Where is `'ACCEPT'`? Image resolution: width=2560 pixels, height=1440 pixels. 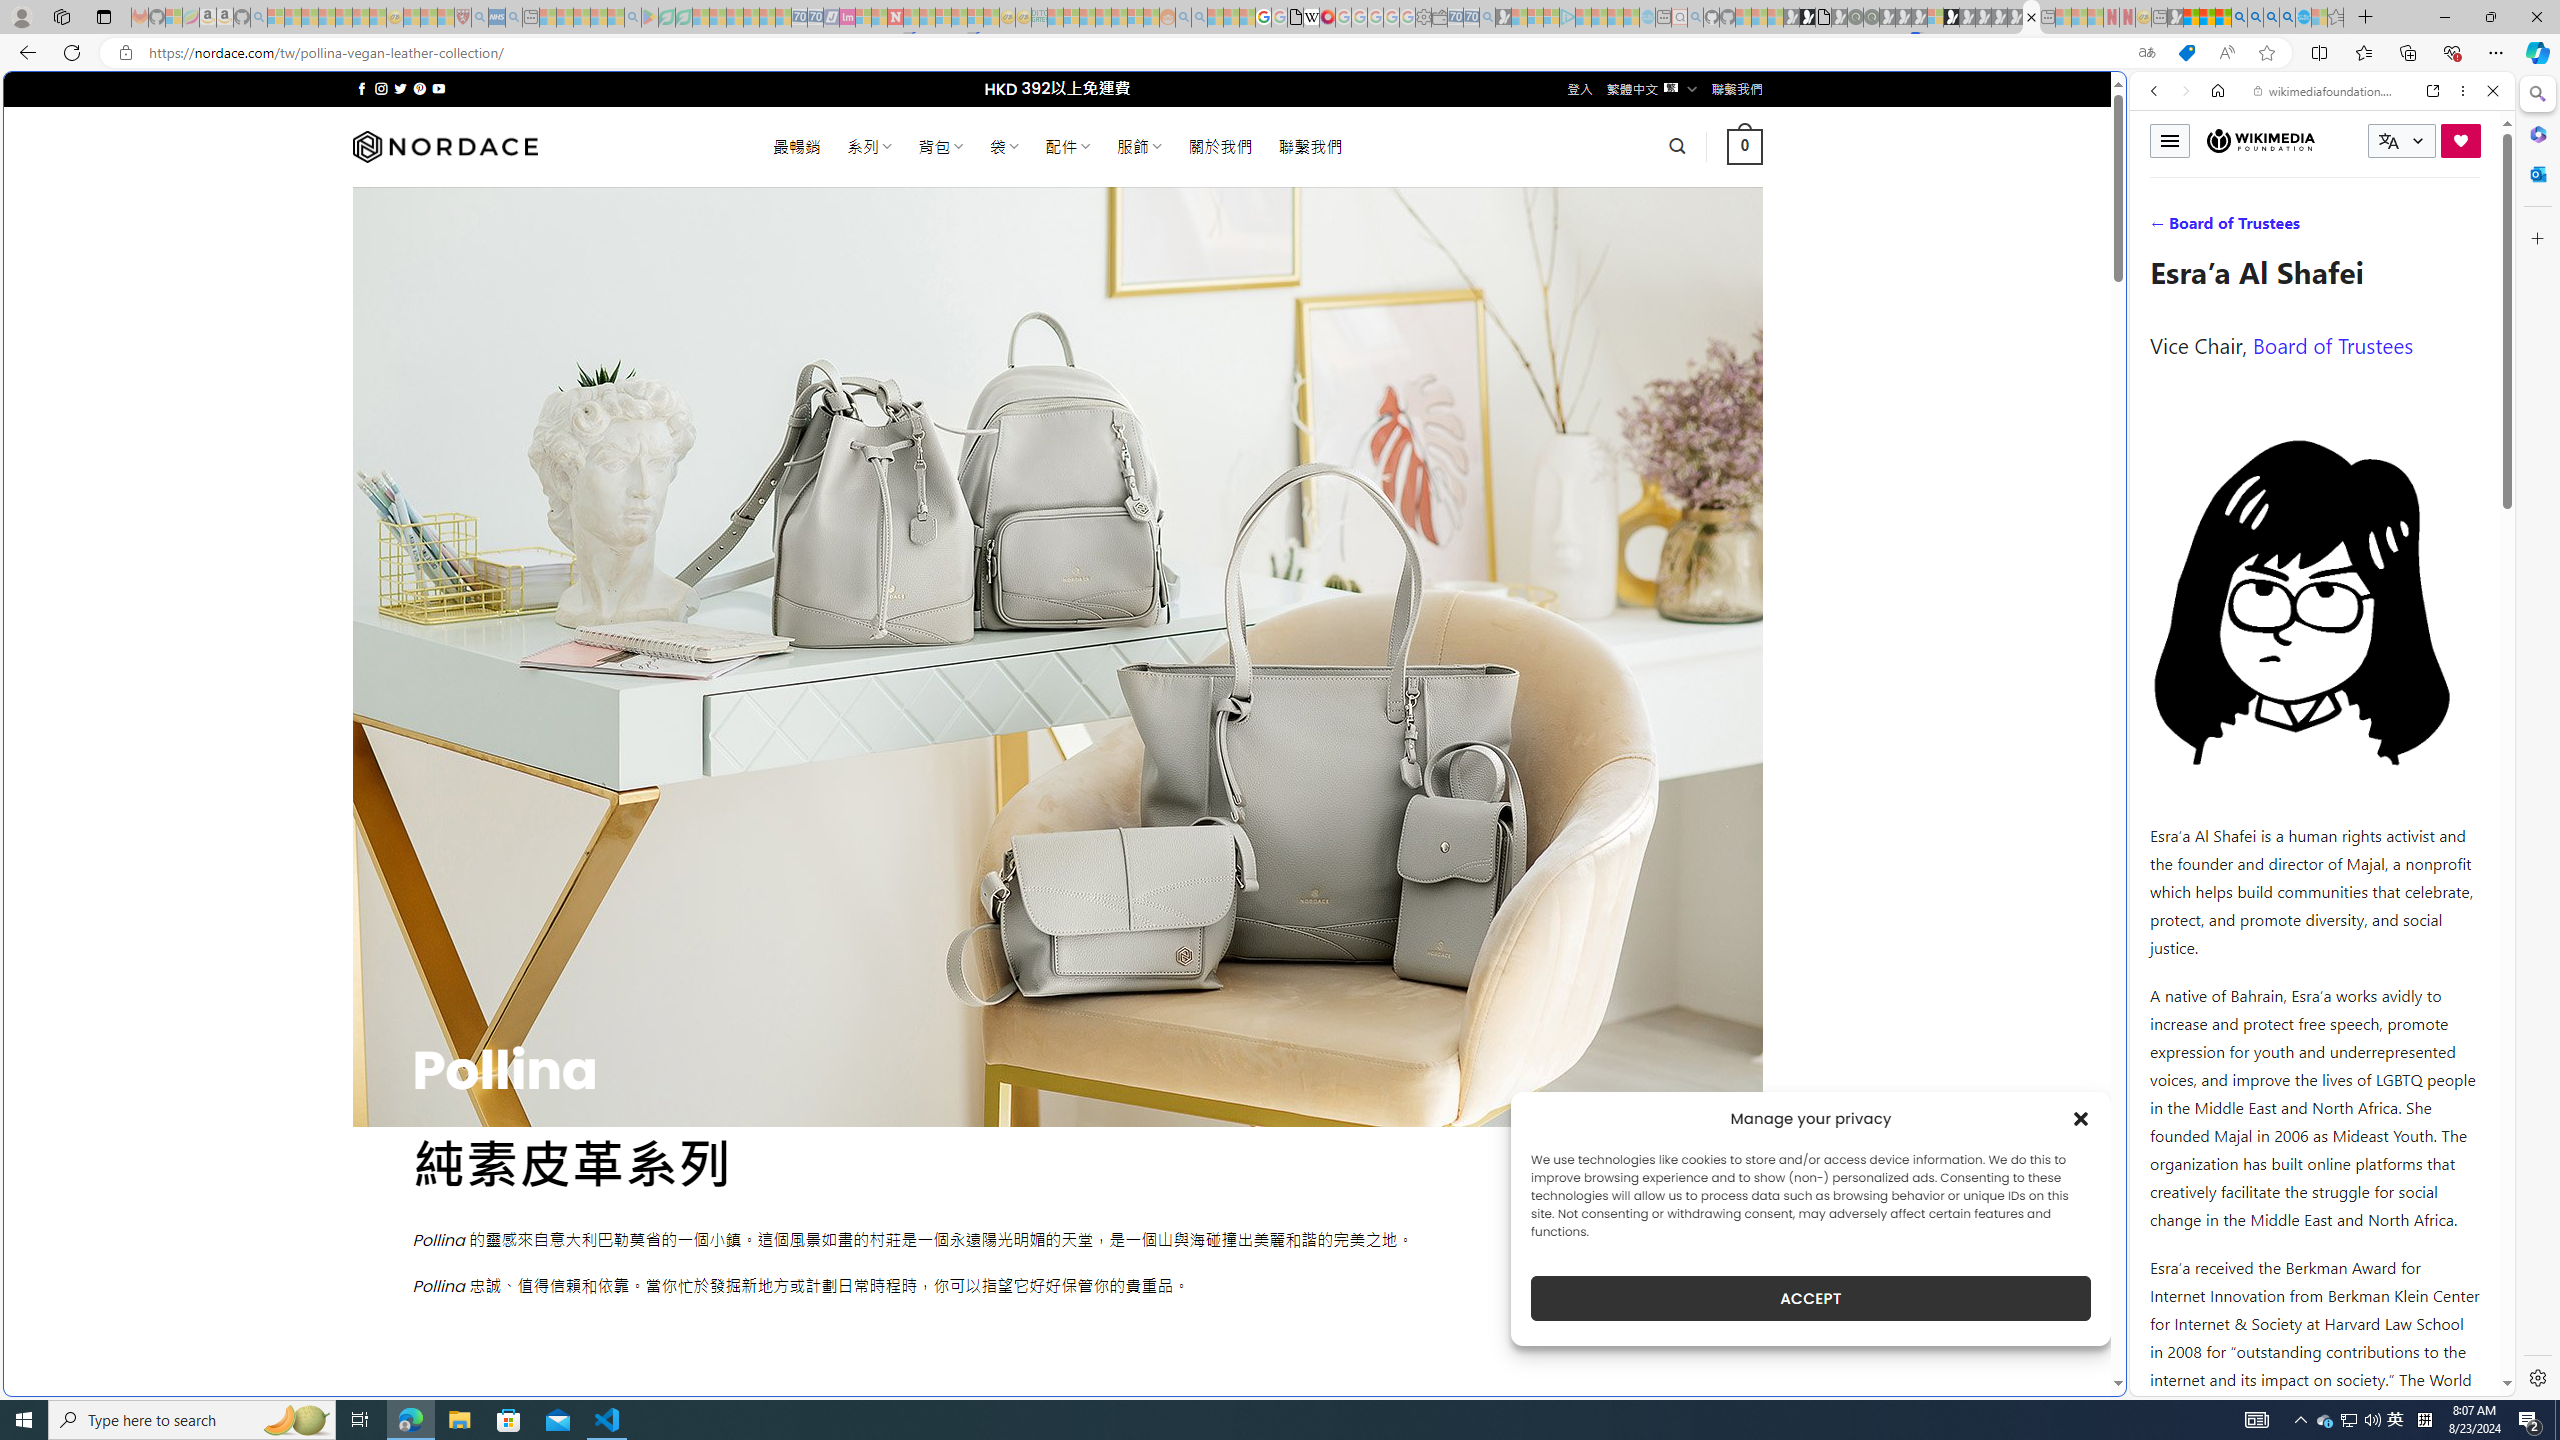 'ACCEPT' is located at coordinates (1810, 1298).